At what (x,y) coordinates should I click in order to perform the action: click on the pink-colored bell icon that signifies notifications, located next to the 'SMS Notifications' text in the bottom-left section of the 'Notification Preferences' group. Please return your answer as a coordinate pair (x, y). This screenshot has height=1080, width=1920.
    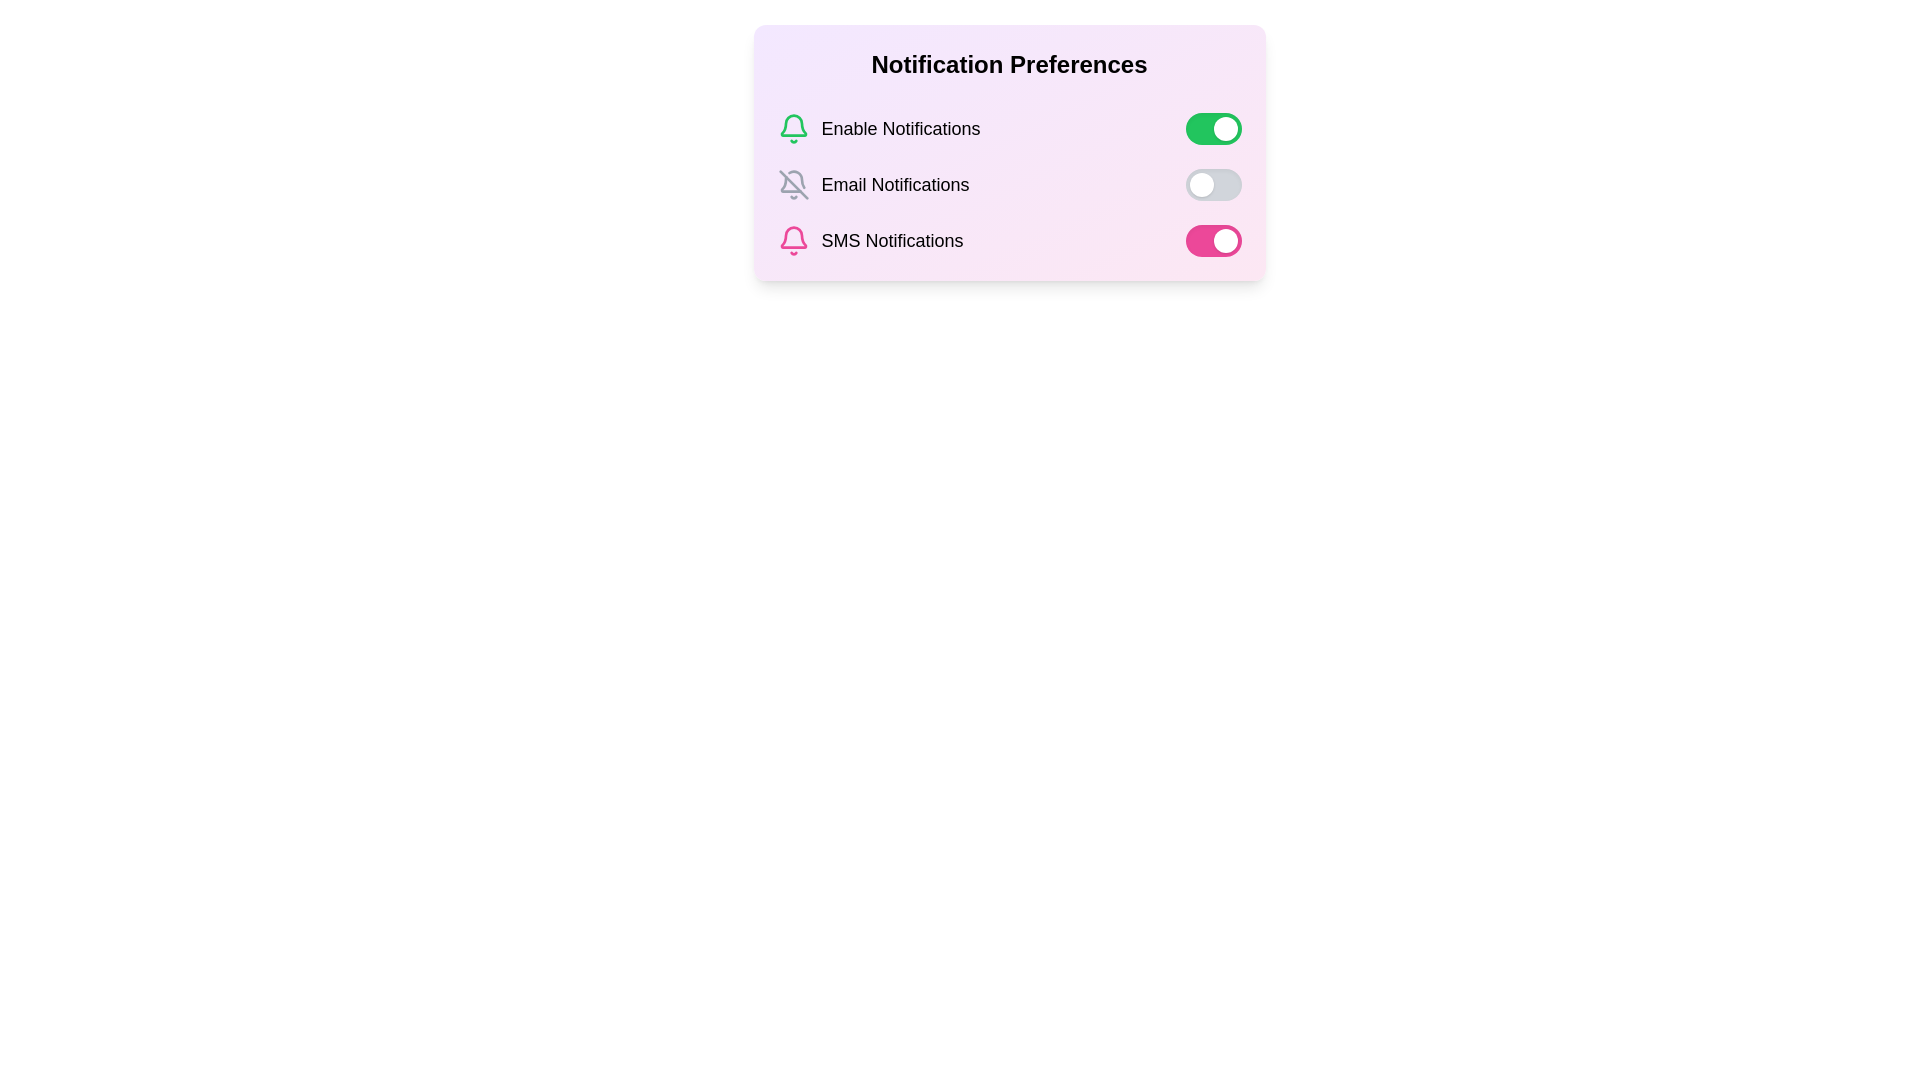
    Looking at the image, I should click on (792, 239).